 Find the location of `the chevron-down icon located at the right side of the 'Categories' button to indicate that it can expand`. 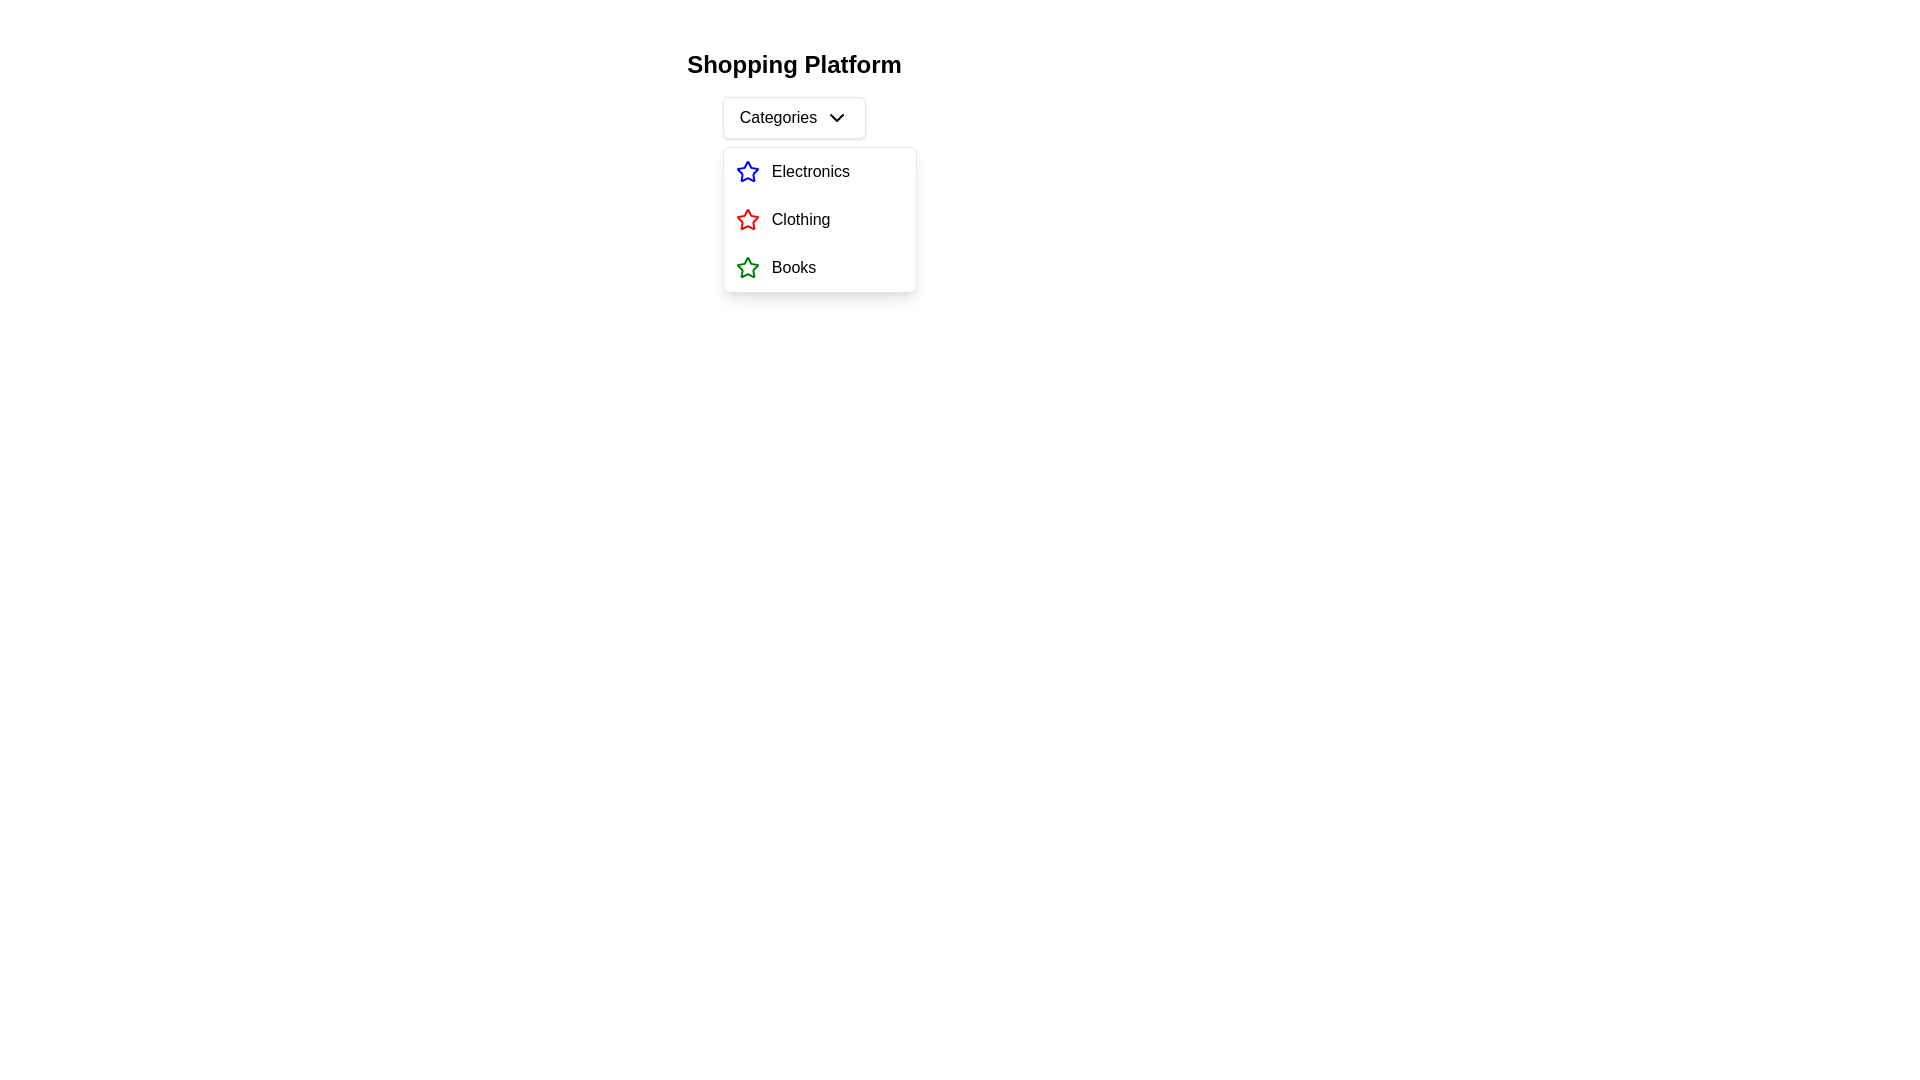

the chevron-down icon located at the right side of the 'Categories' button to indicate that it can expand is located at coordinates (837, 118).